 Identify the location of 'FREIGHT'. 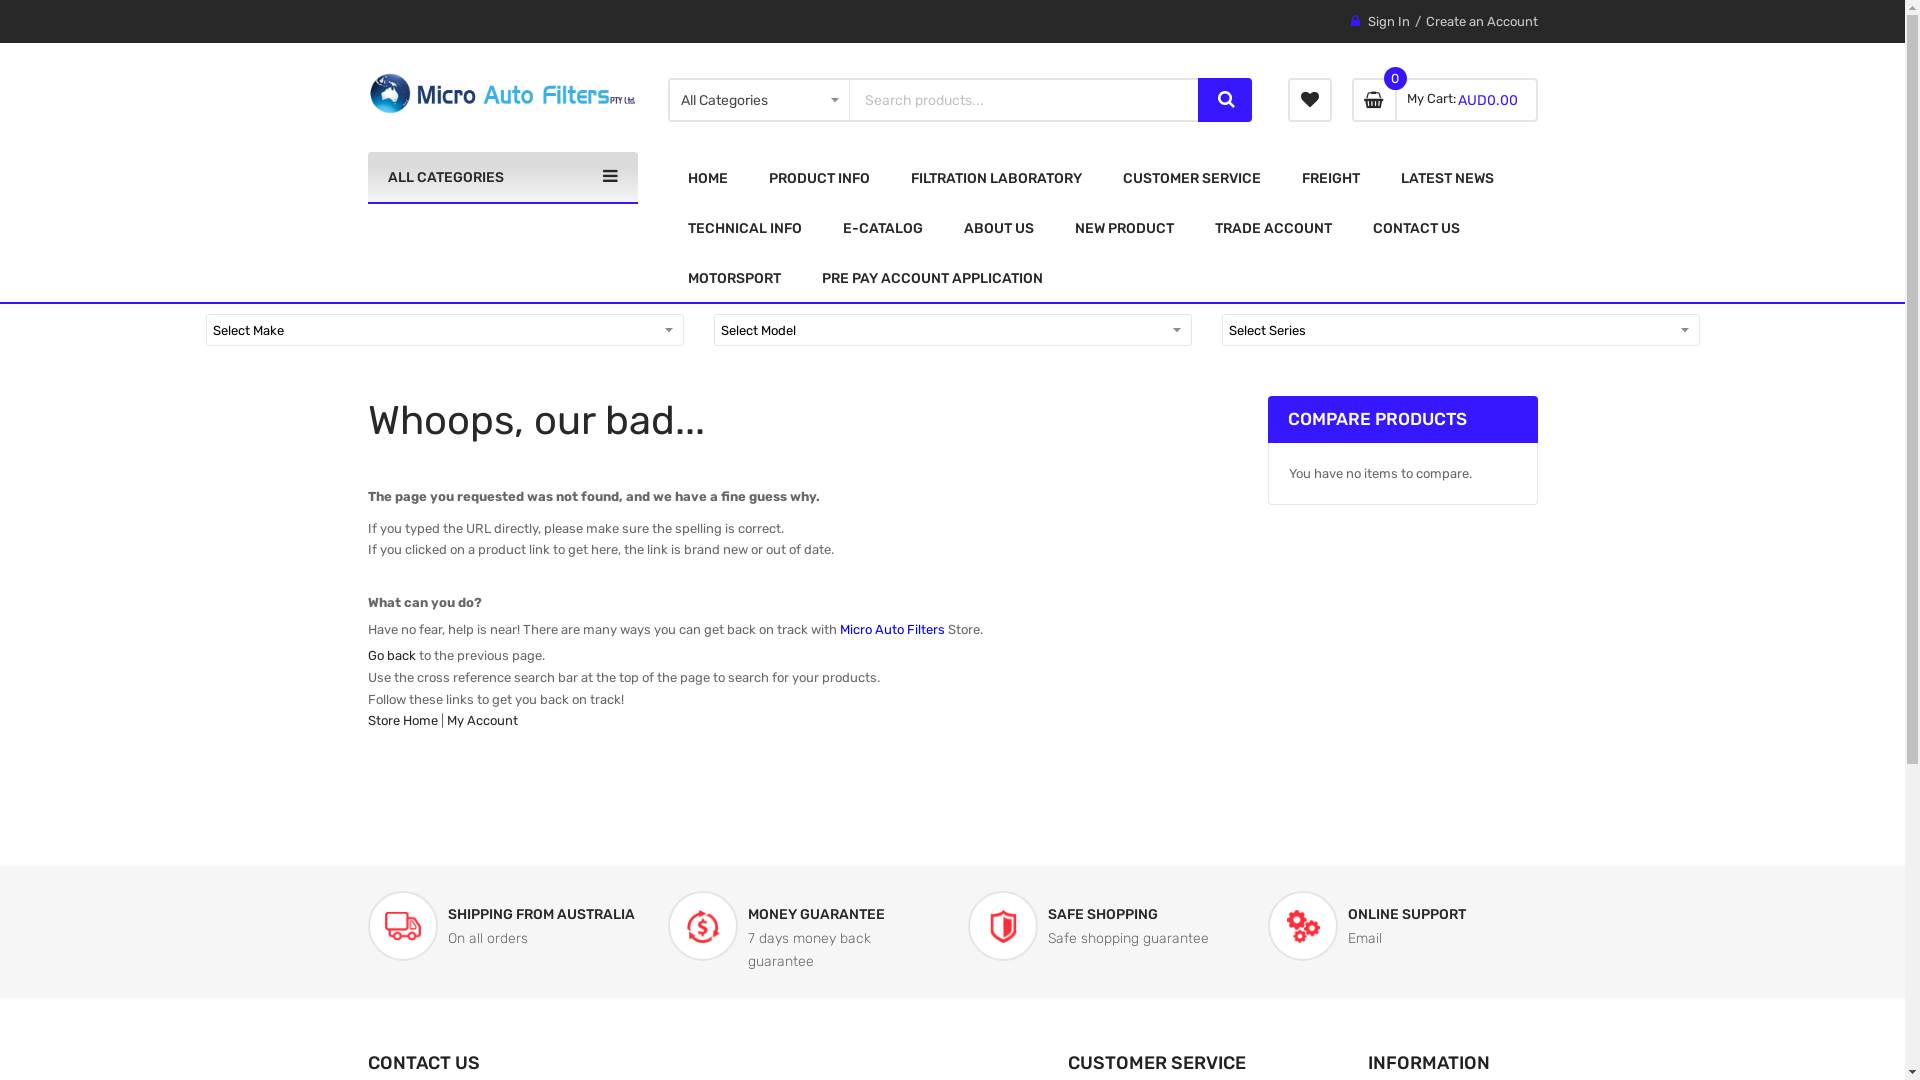
(1330, 176).